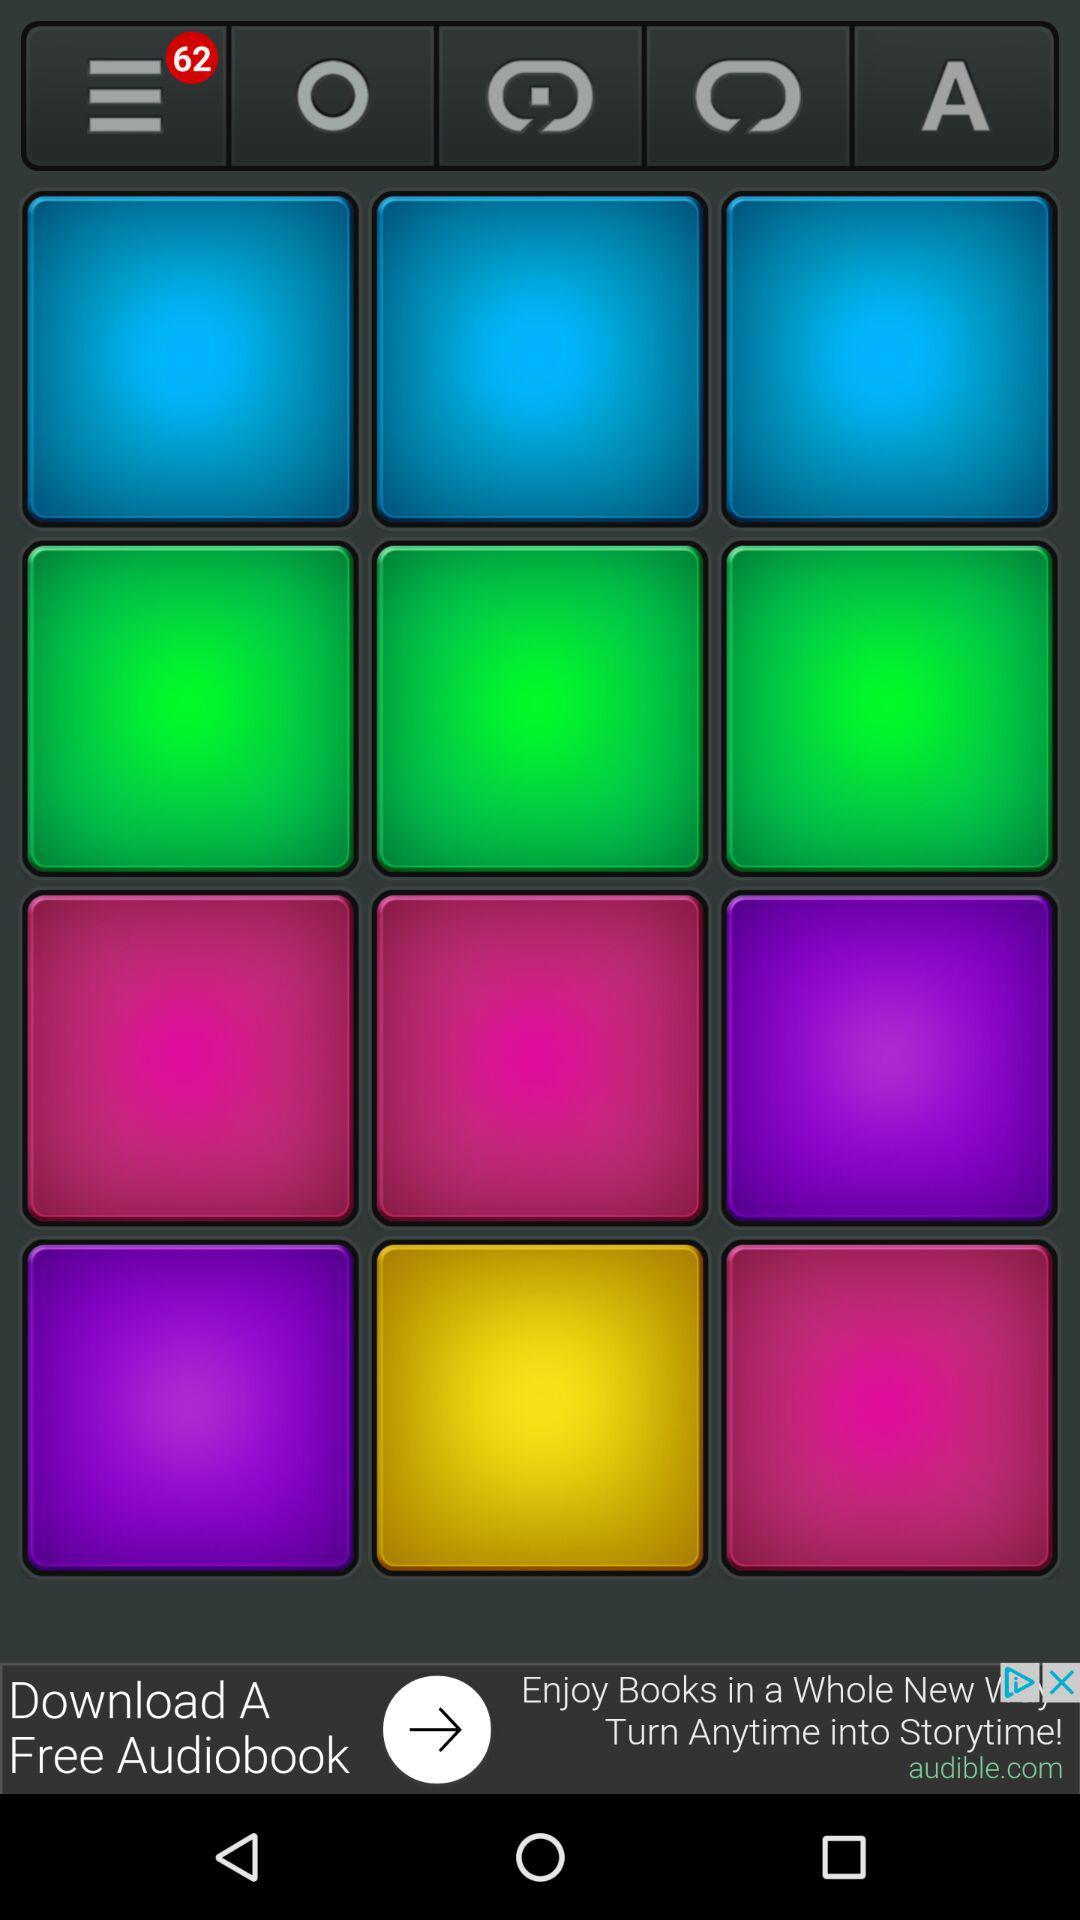 Image resolution: width=1080 pixels, height=1920 pixels. Describe the element at coordinates (190, 1406) in the screenshot. I see `click the grid` at that location.